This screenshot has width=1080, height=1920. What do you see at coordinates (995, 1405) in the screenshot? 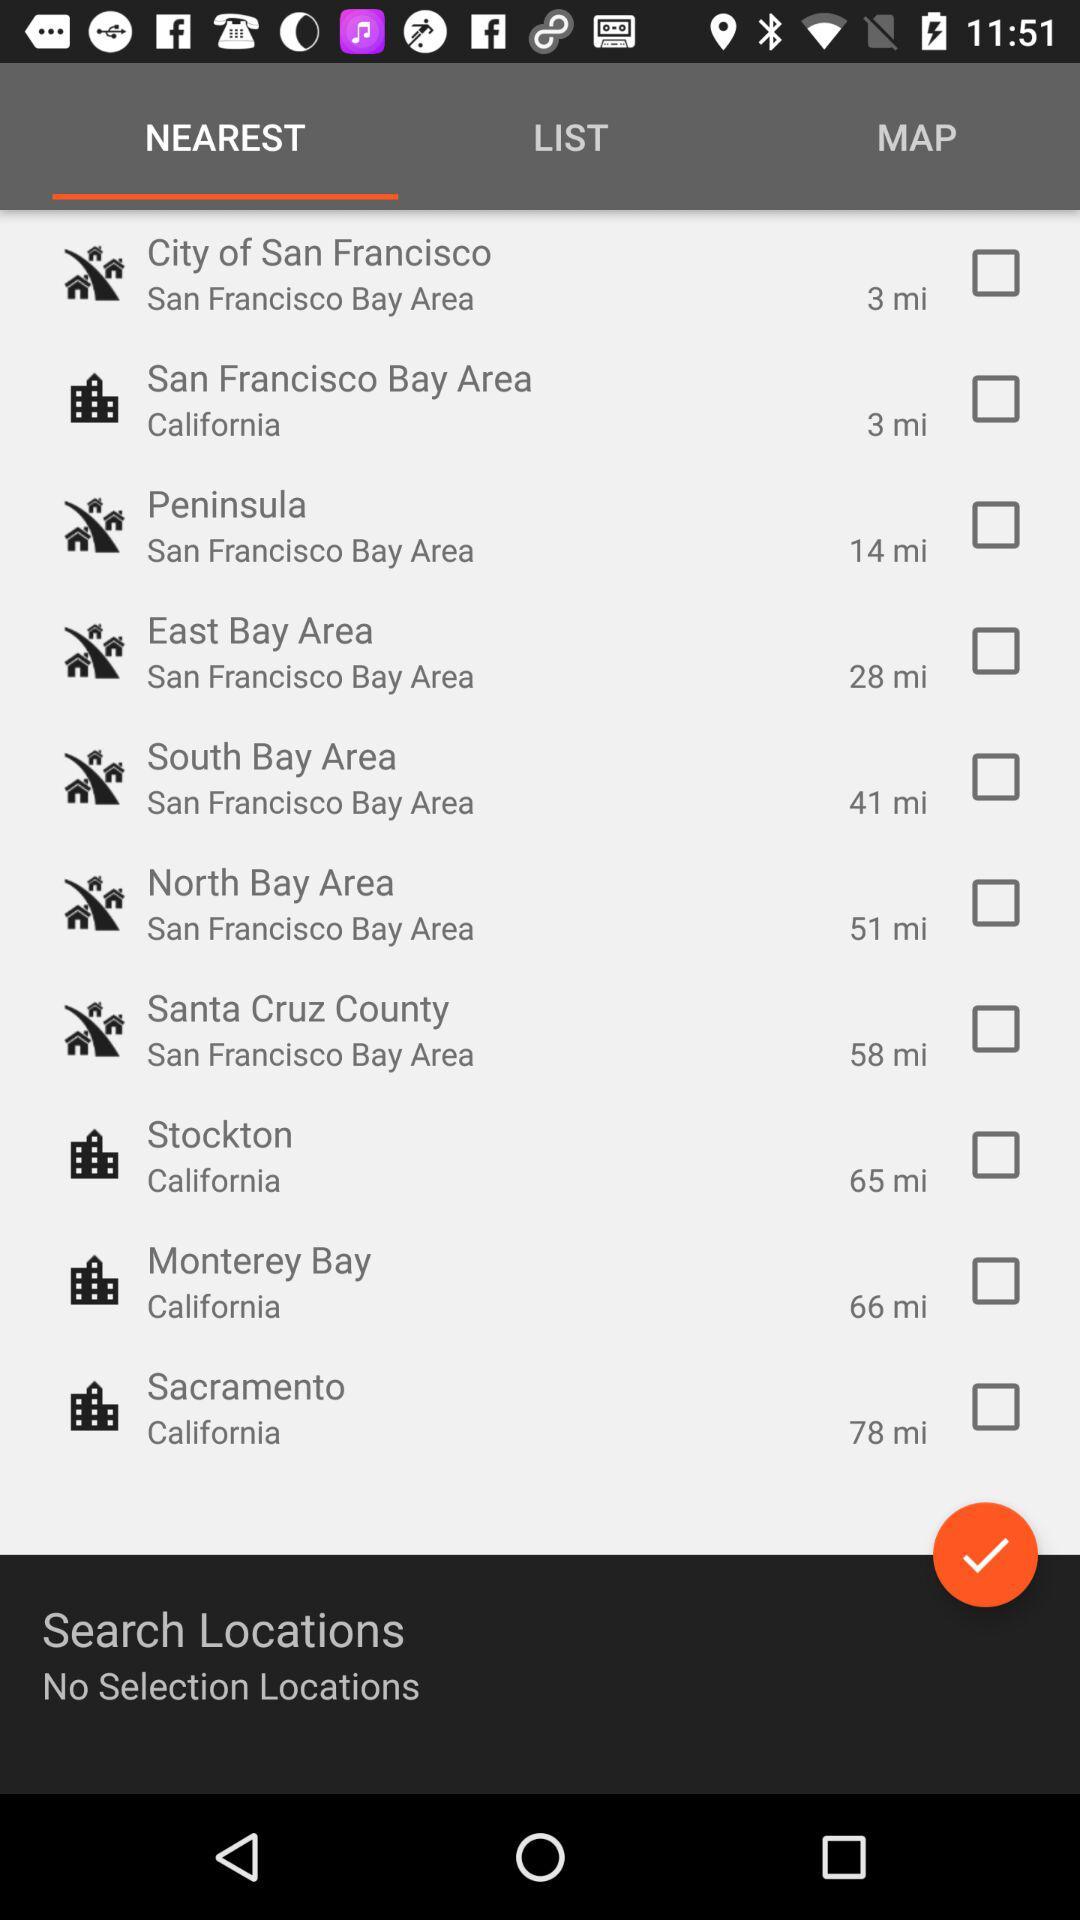
I see `the location` at bounding box center [995, 1405].